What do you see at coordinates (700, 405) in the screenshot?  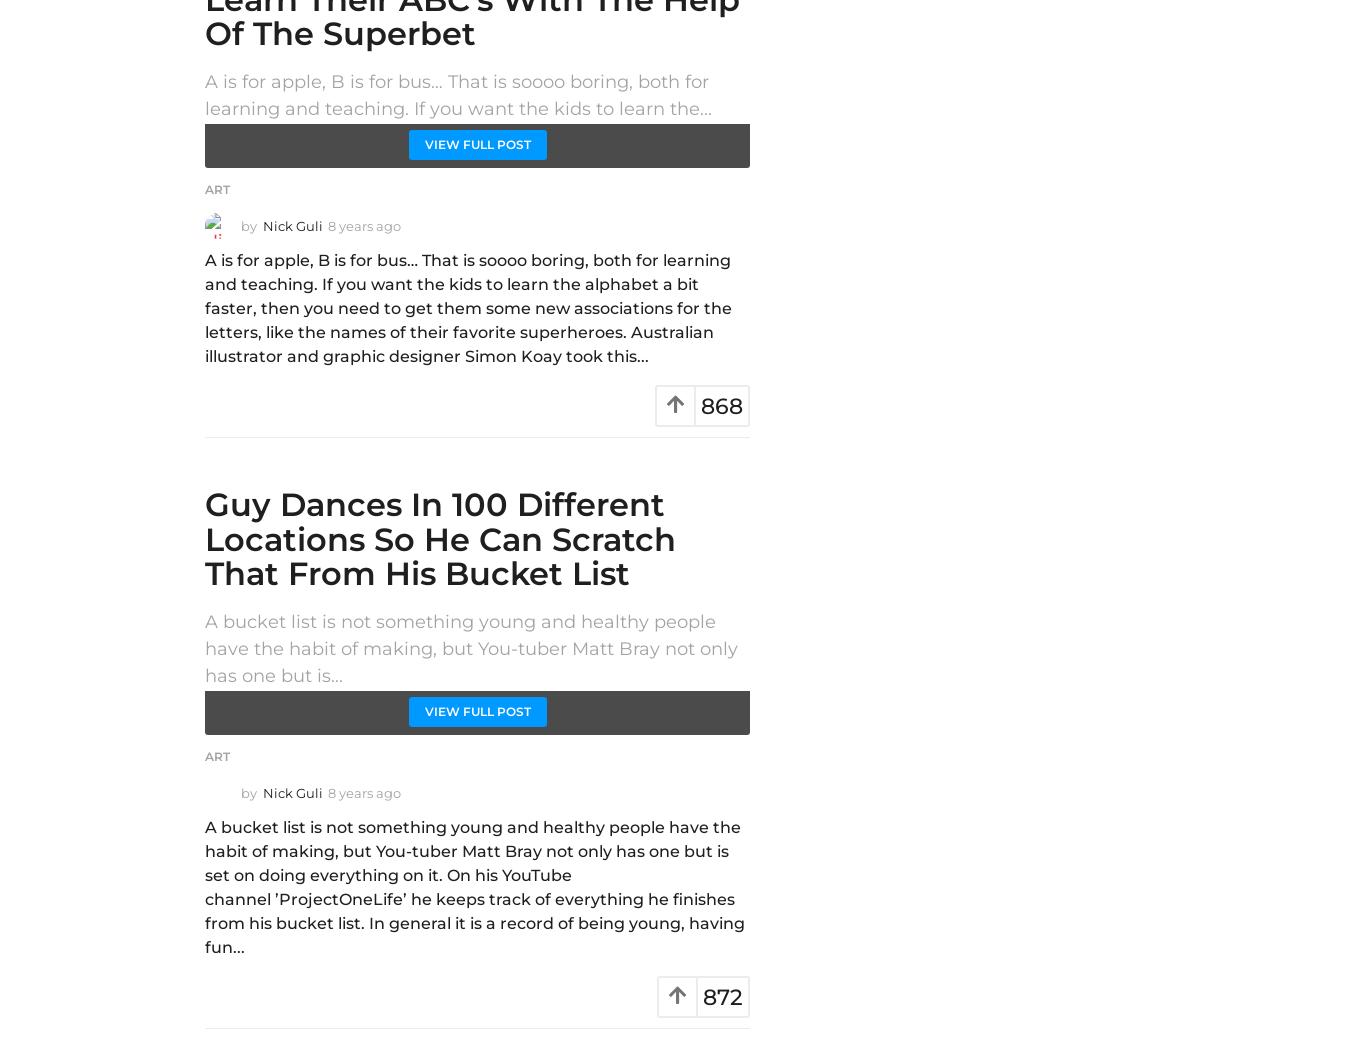 I see `'868'` at bounding box center [700, 405].